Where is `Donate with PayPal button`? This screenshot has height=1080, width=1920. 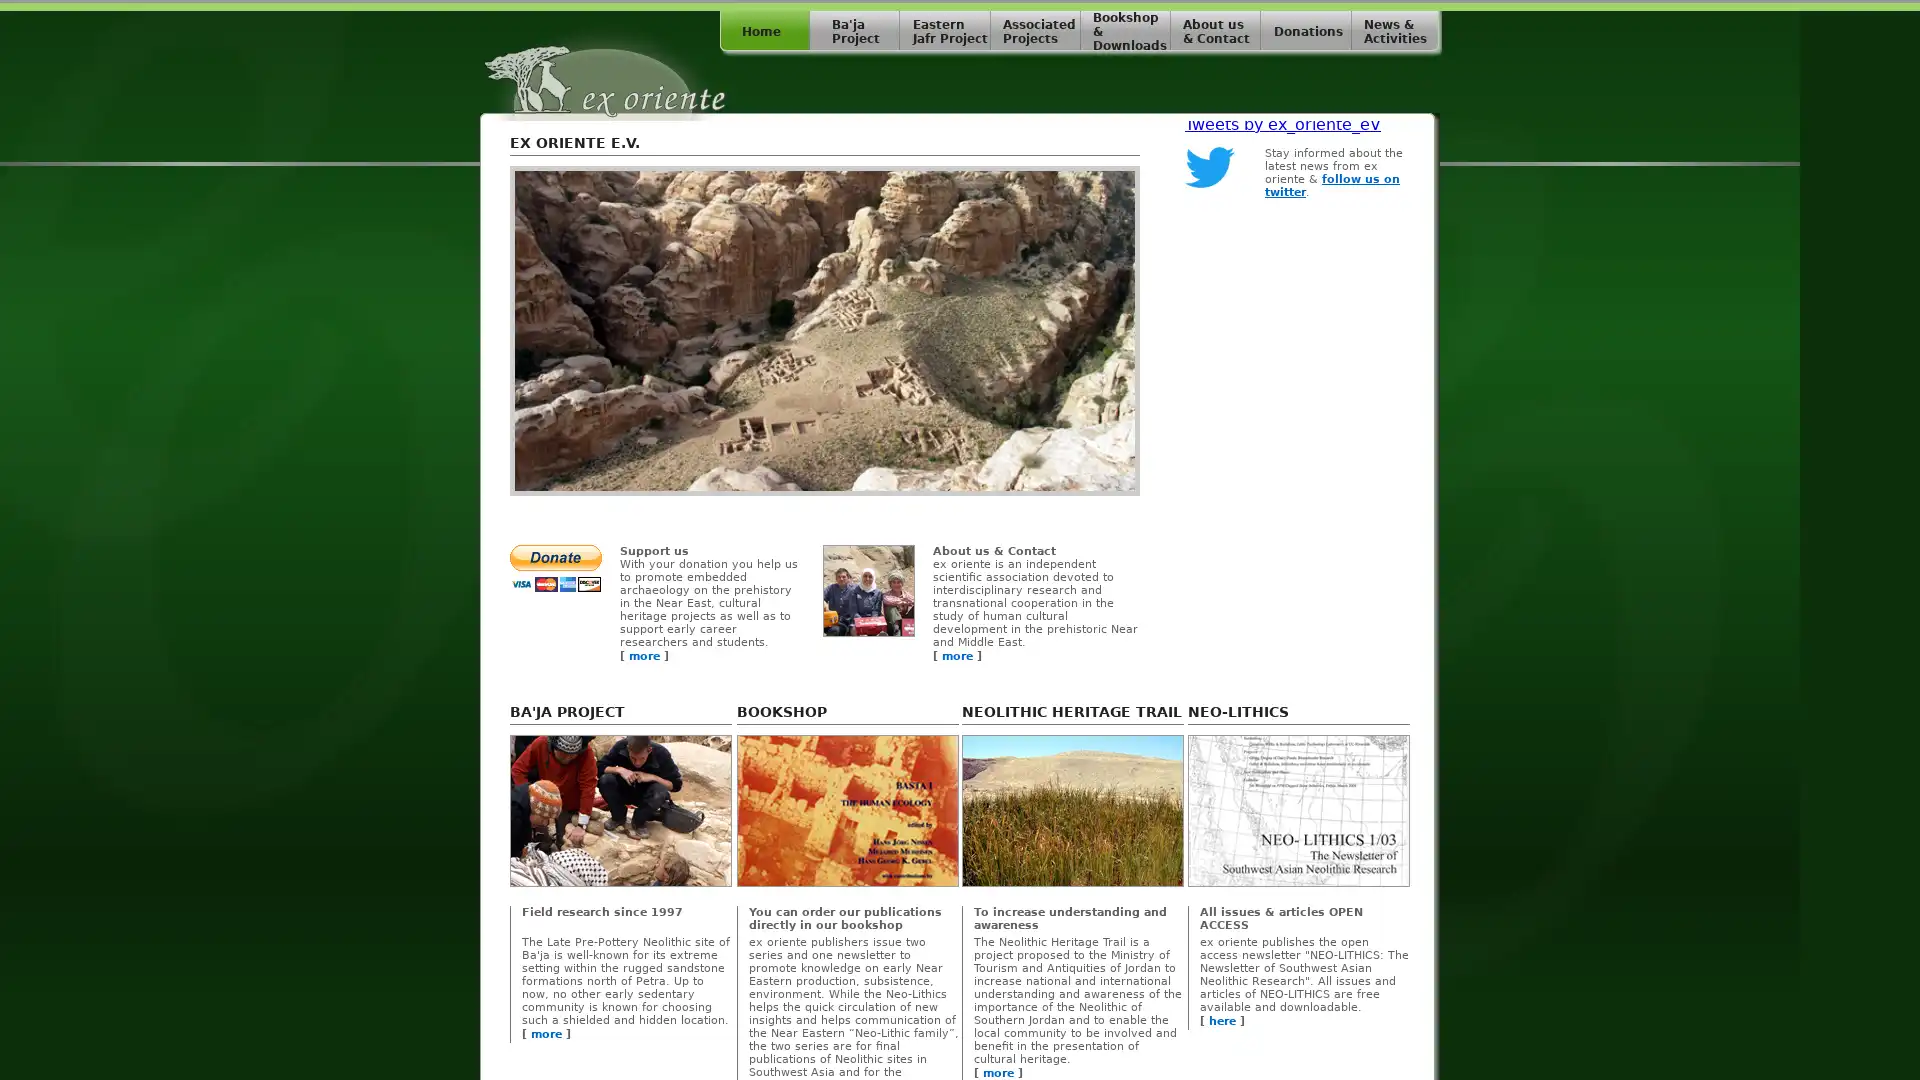
Donate with PayPal button is located at coordinates (556, 568).